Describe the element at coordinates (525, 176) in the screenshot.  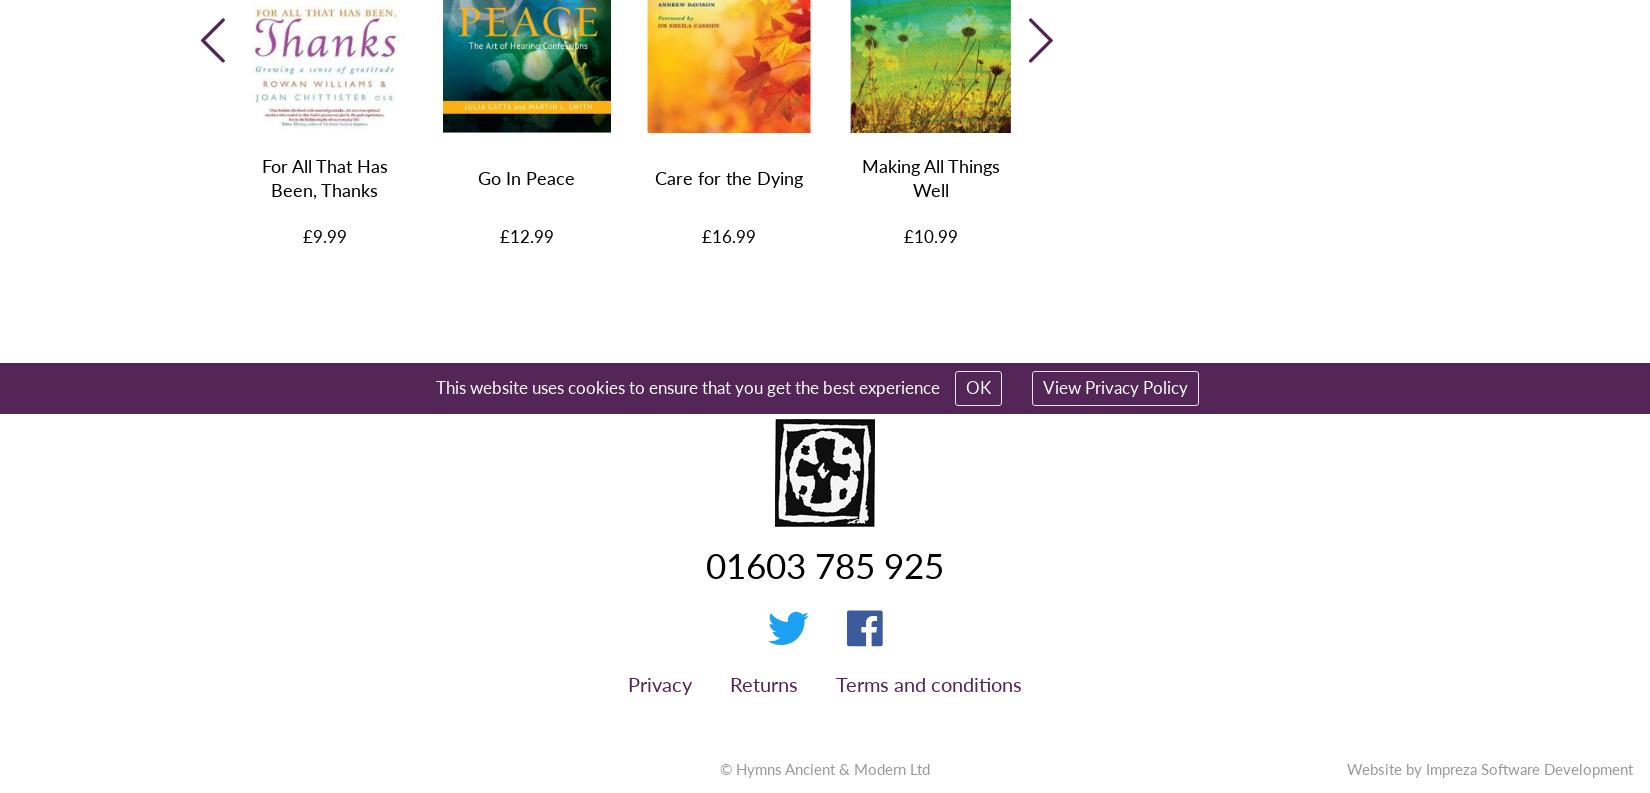
I see `'Go In Peace'` at that location.